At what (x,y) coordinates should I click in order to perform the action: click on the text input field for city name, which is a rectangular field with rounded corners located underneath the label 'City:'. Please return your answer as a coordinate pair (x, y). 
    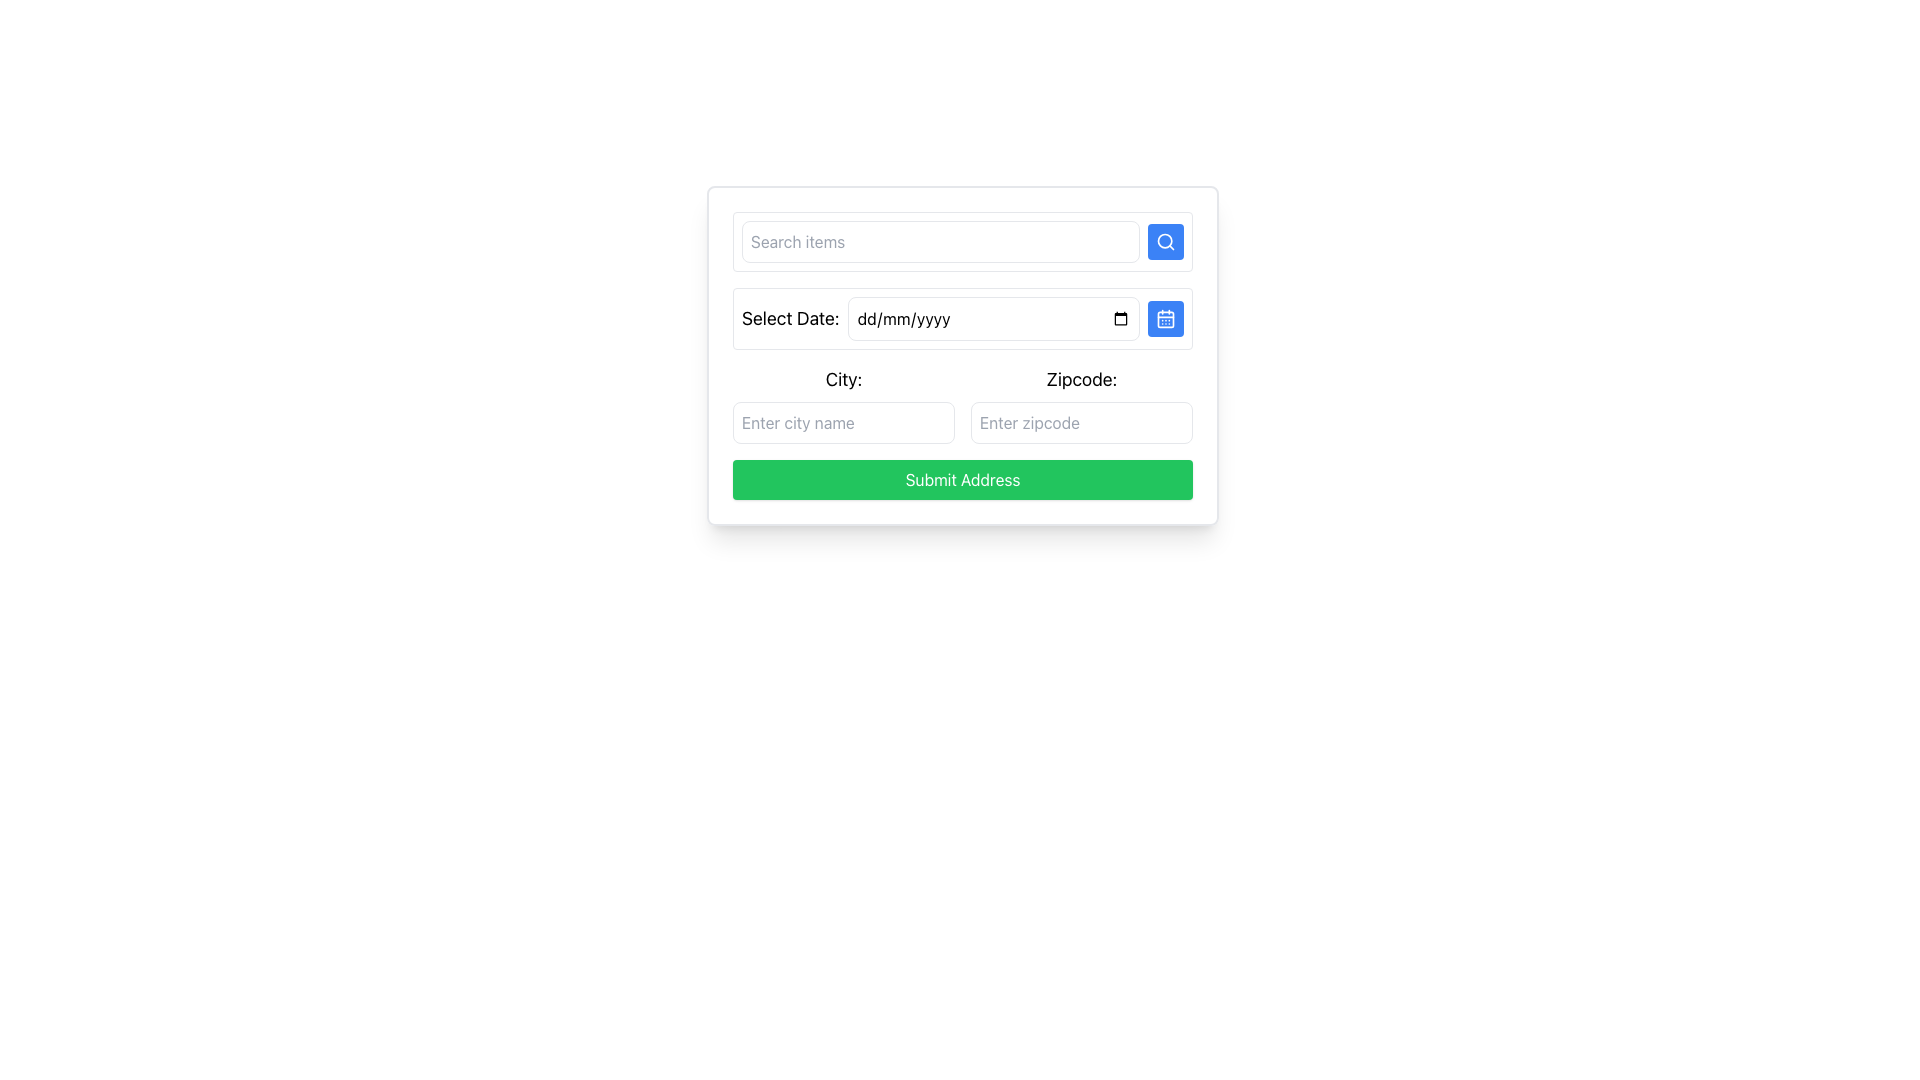
    Looking at the image, I should click on (844, 422).